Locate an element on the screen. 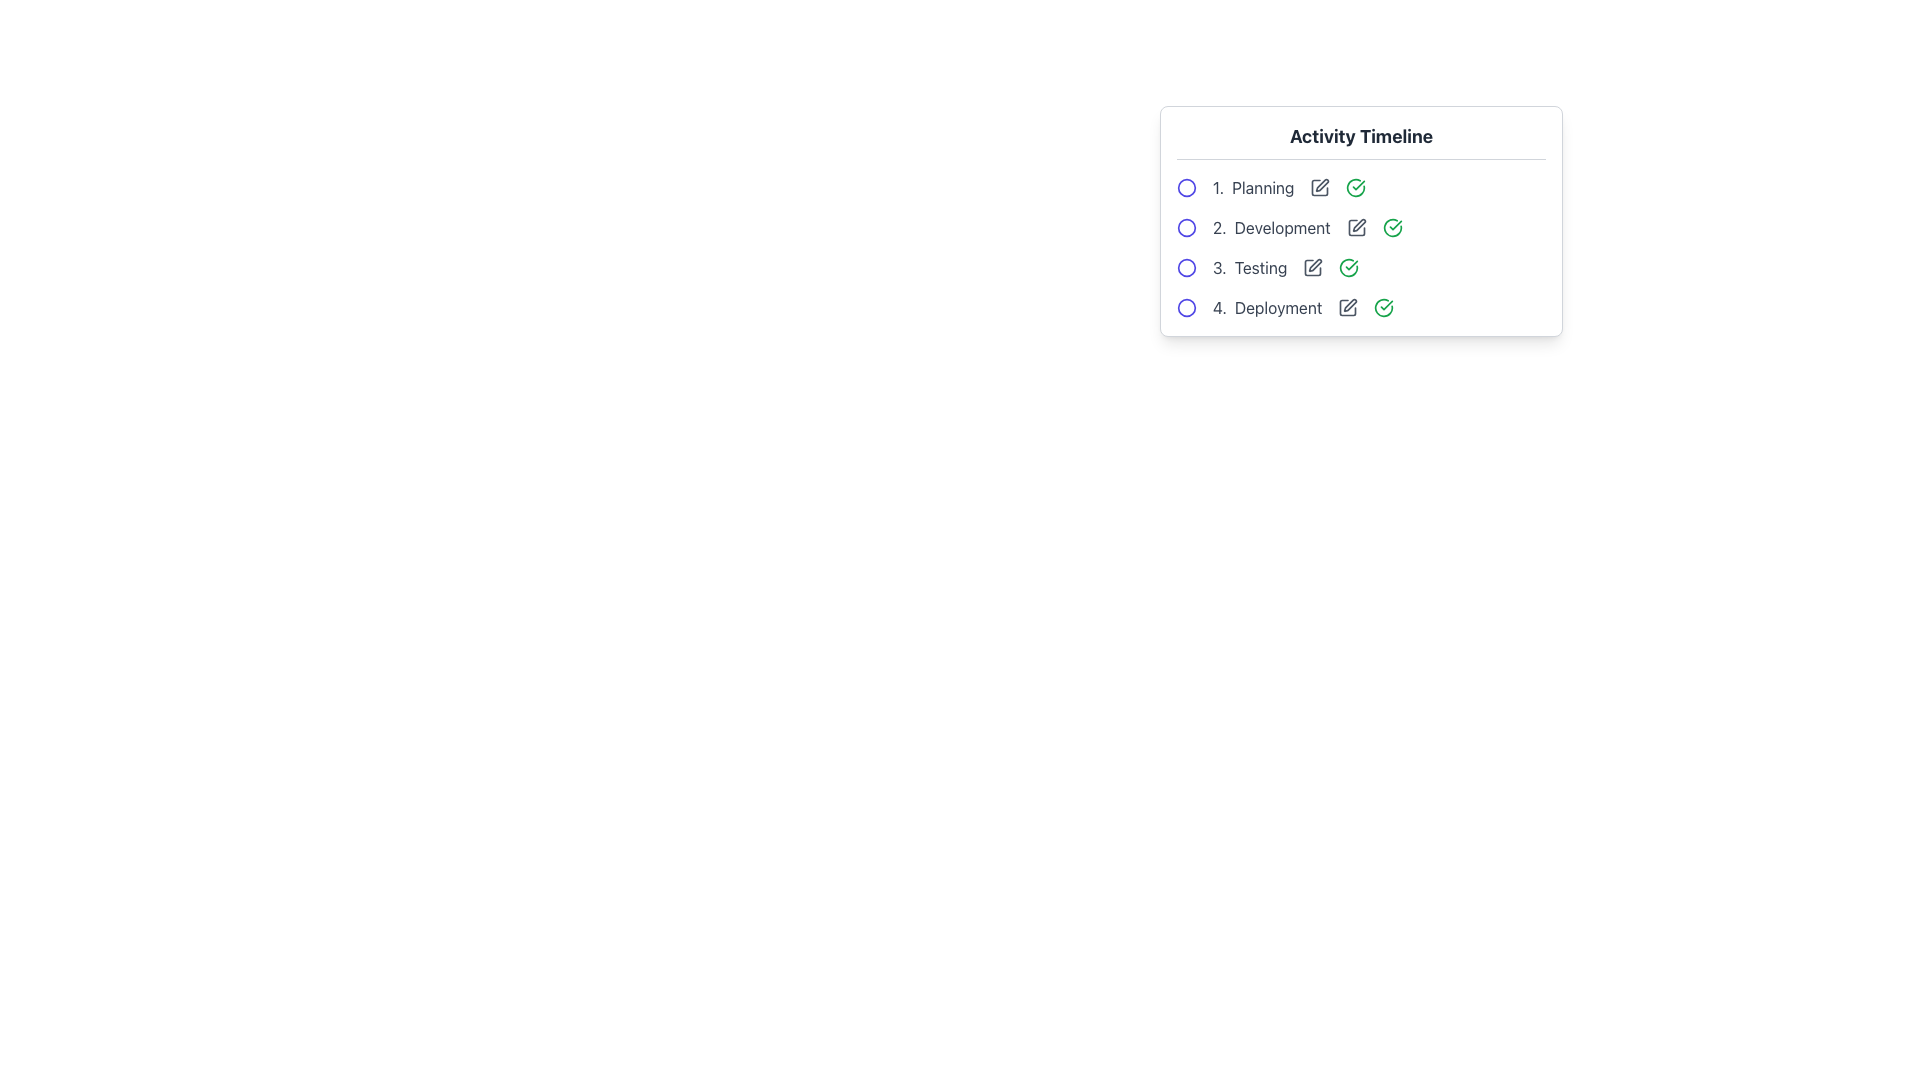 The width and height of the screenshot is (1920, 1080). the square outline icon representing the 'Deployment' task in the 'Activity Timeline' section is located at coordinates (1348, 308).